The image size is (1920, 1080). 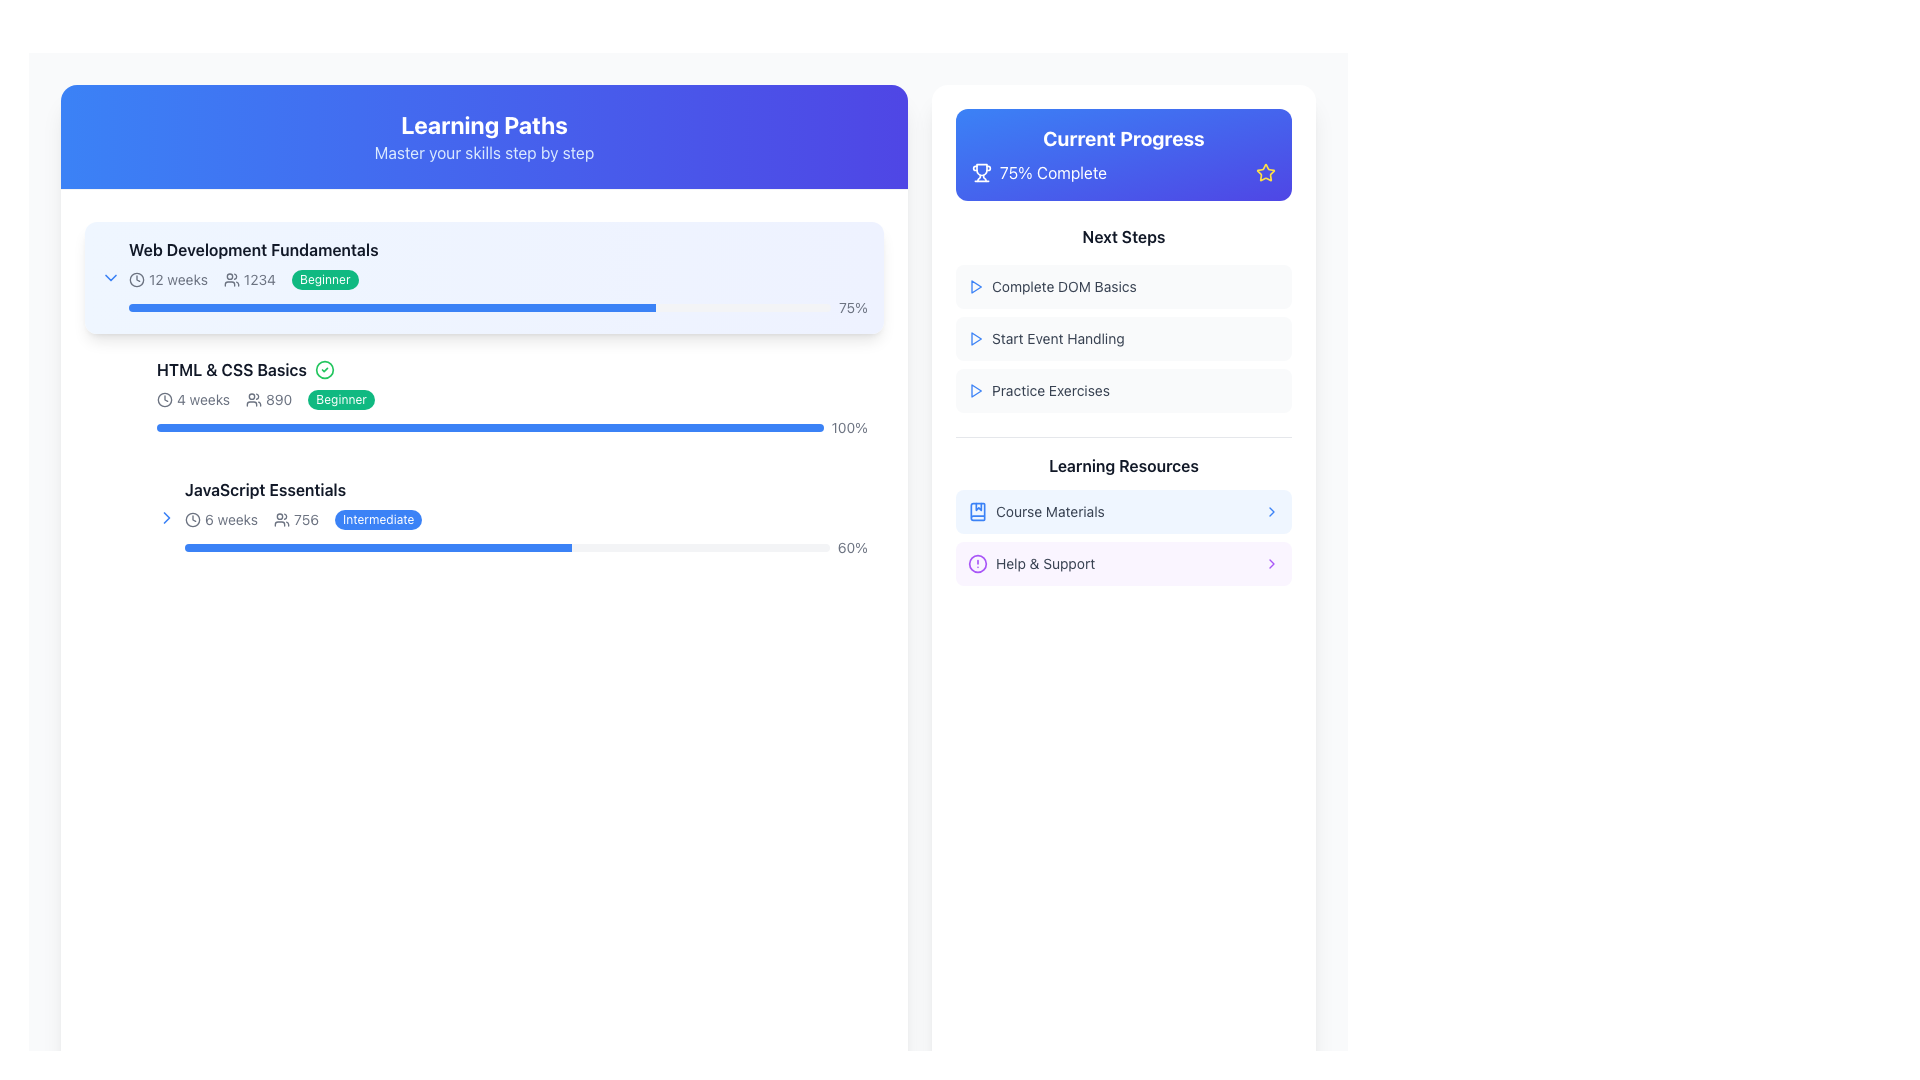 I want to click on text label indicating 'Start Event Handling', which is located in the middle of the right-hand column under the 'Next Steps' section, as the second item in the list, so click(x=1057, y=338).